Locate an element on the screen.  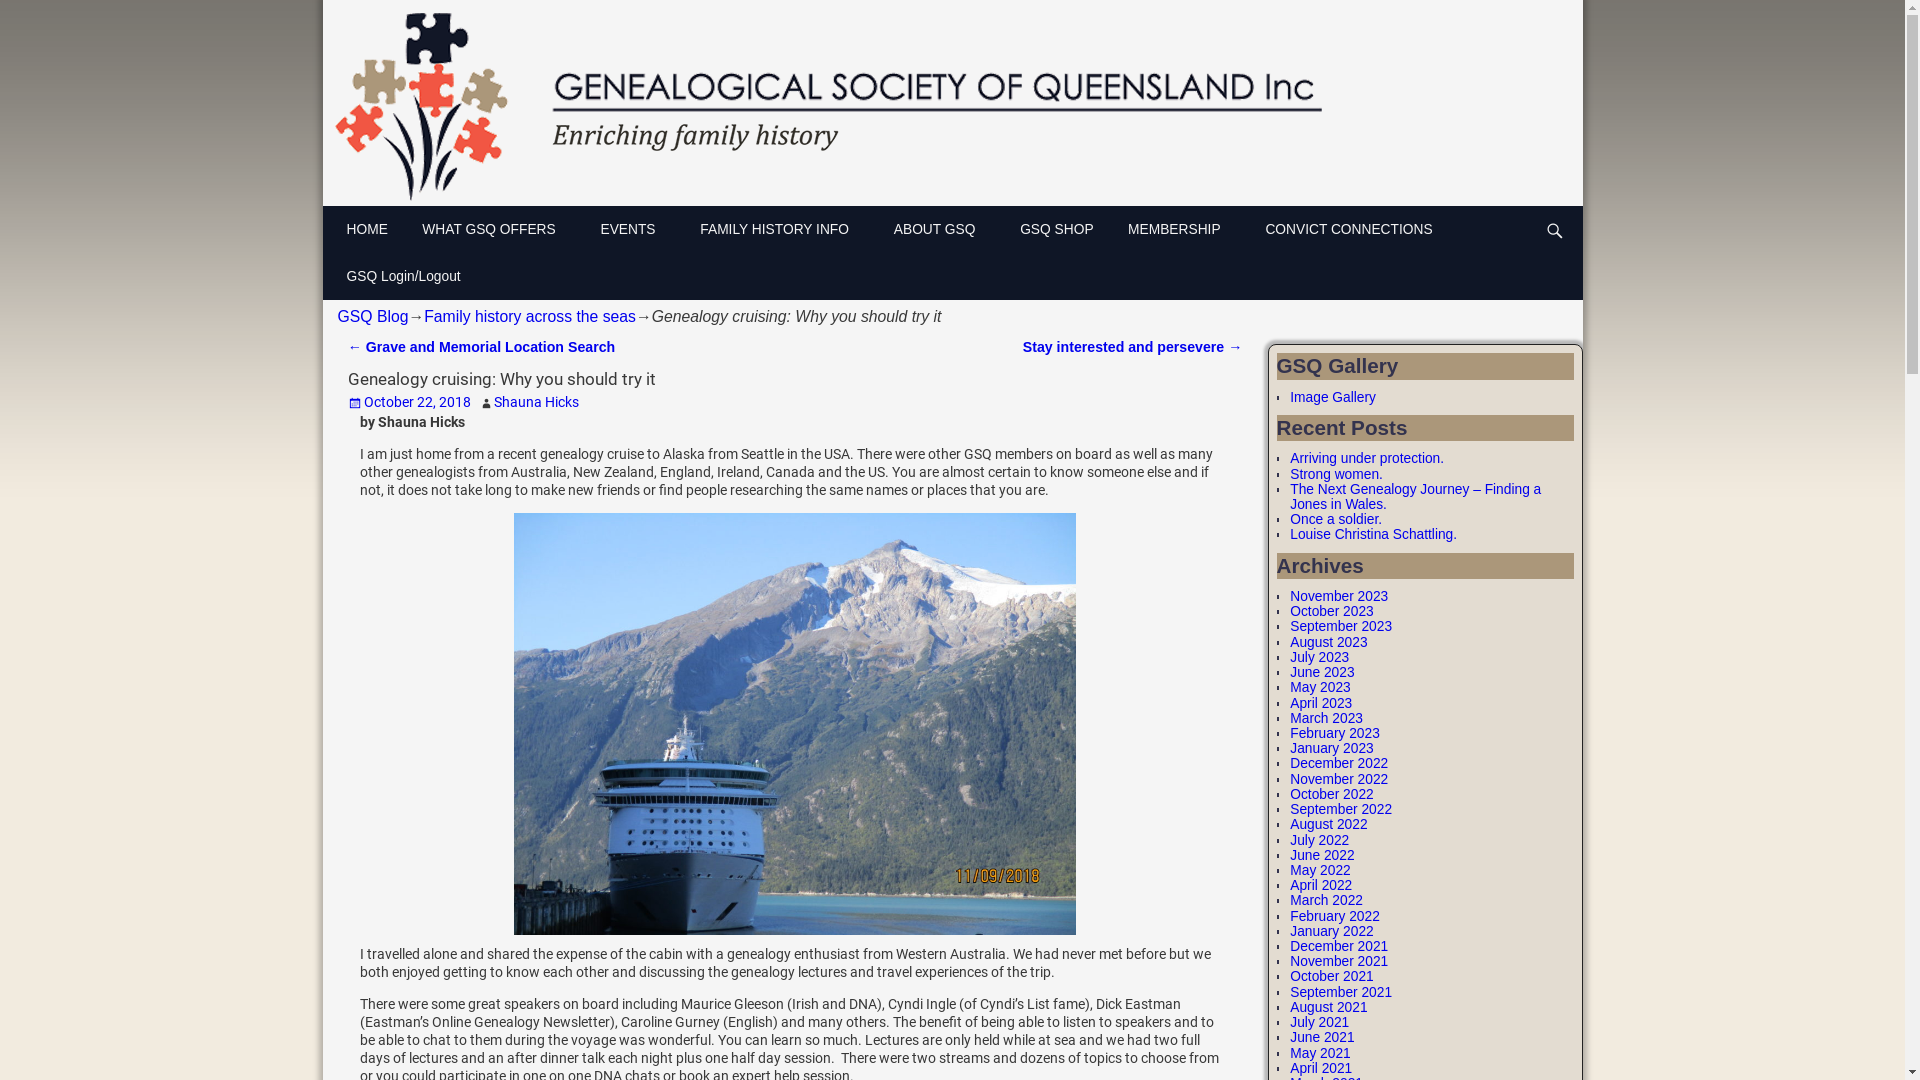
'November 2023' is located at coordinates (1339, 595).